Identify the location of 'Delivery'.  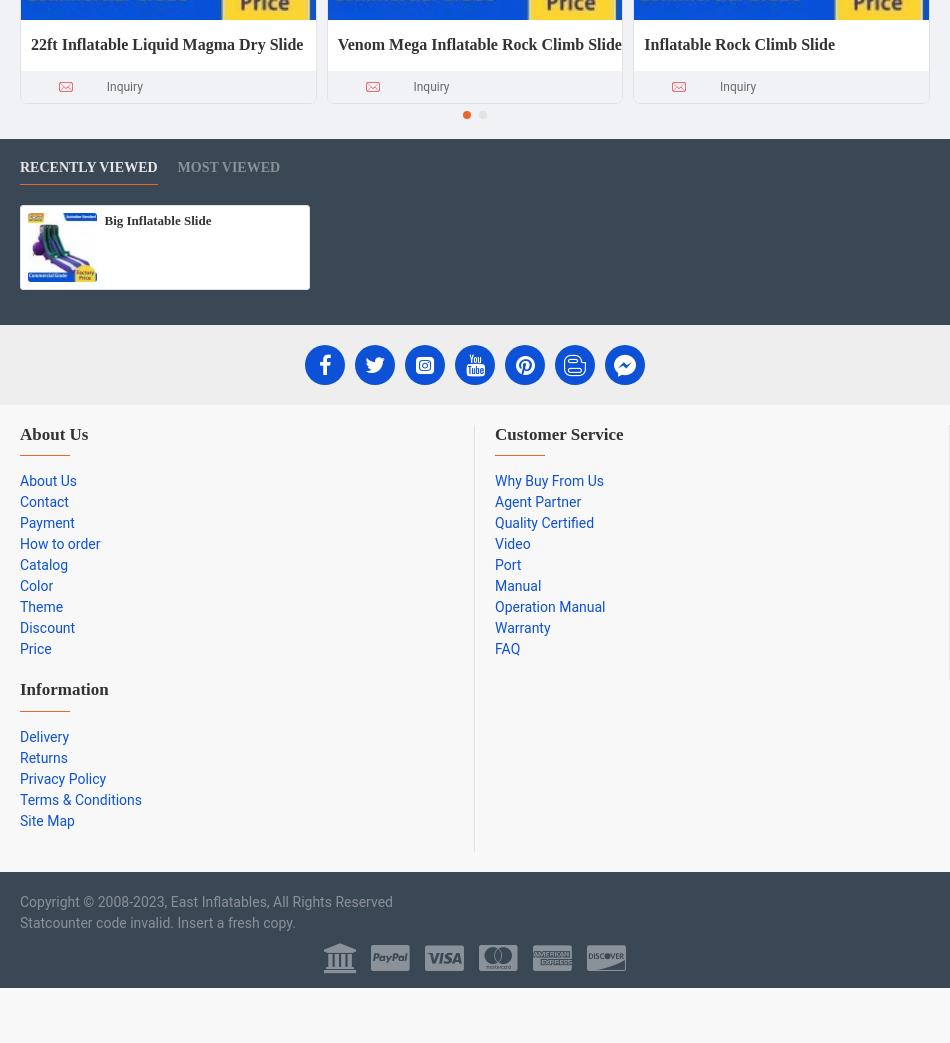
(44, 736).